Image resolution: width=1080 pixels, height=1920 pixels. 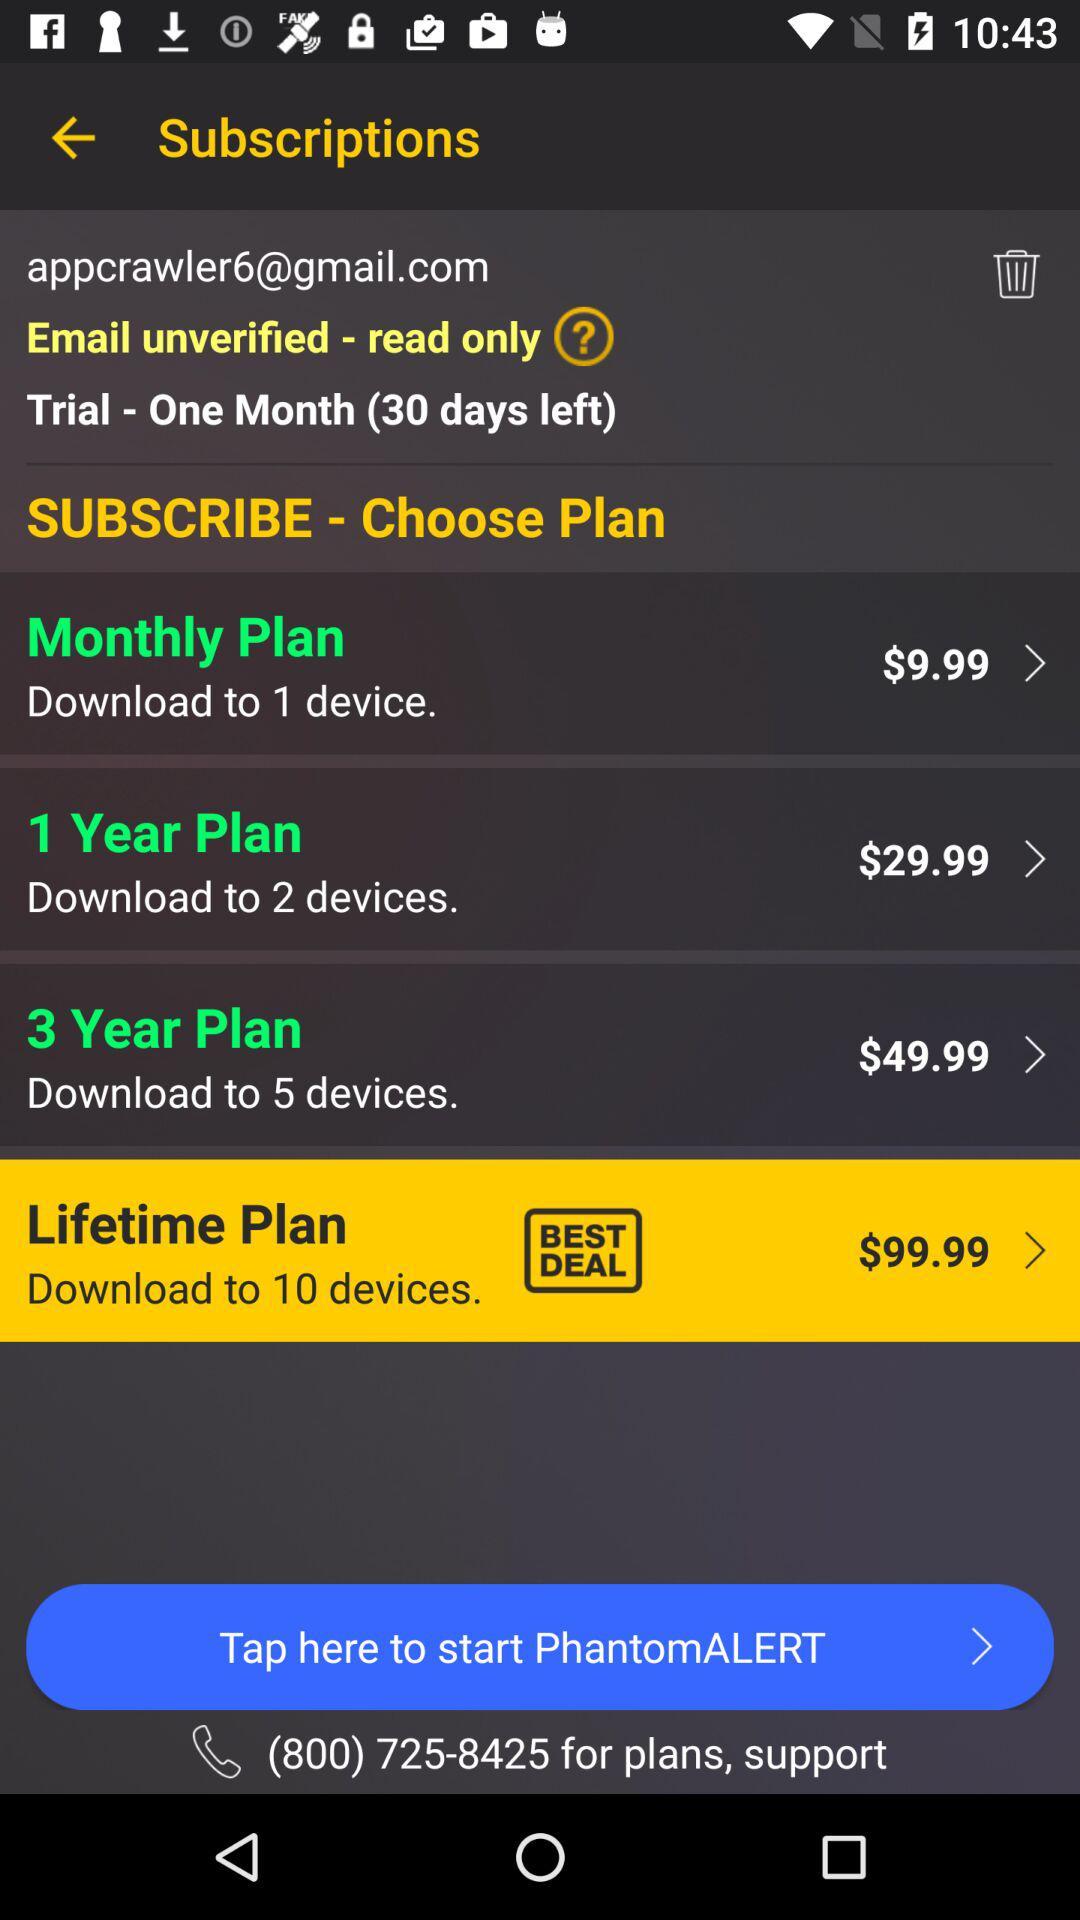 I want to click on the app to the left of the subscriptions icon, so click(x=72, y=135).